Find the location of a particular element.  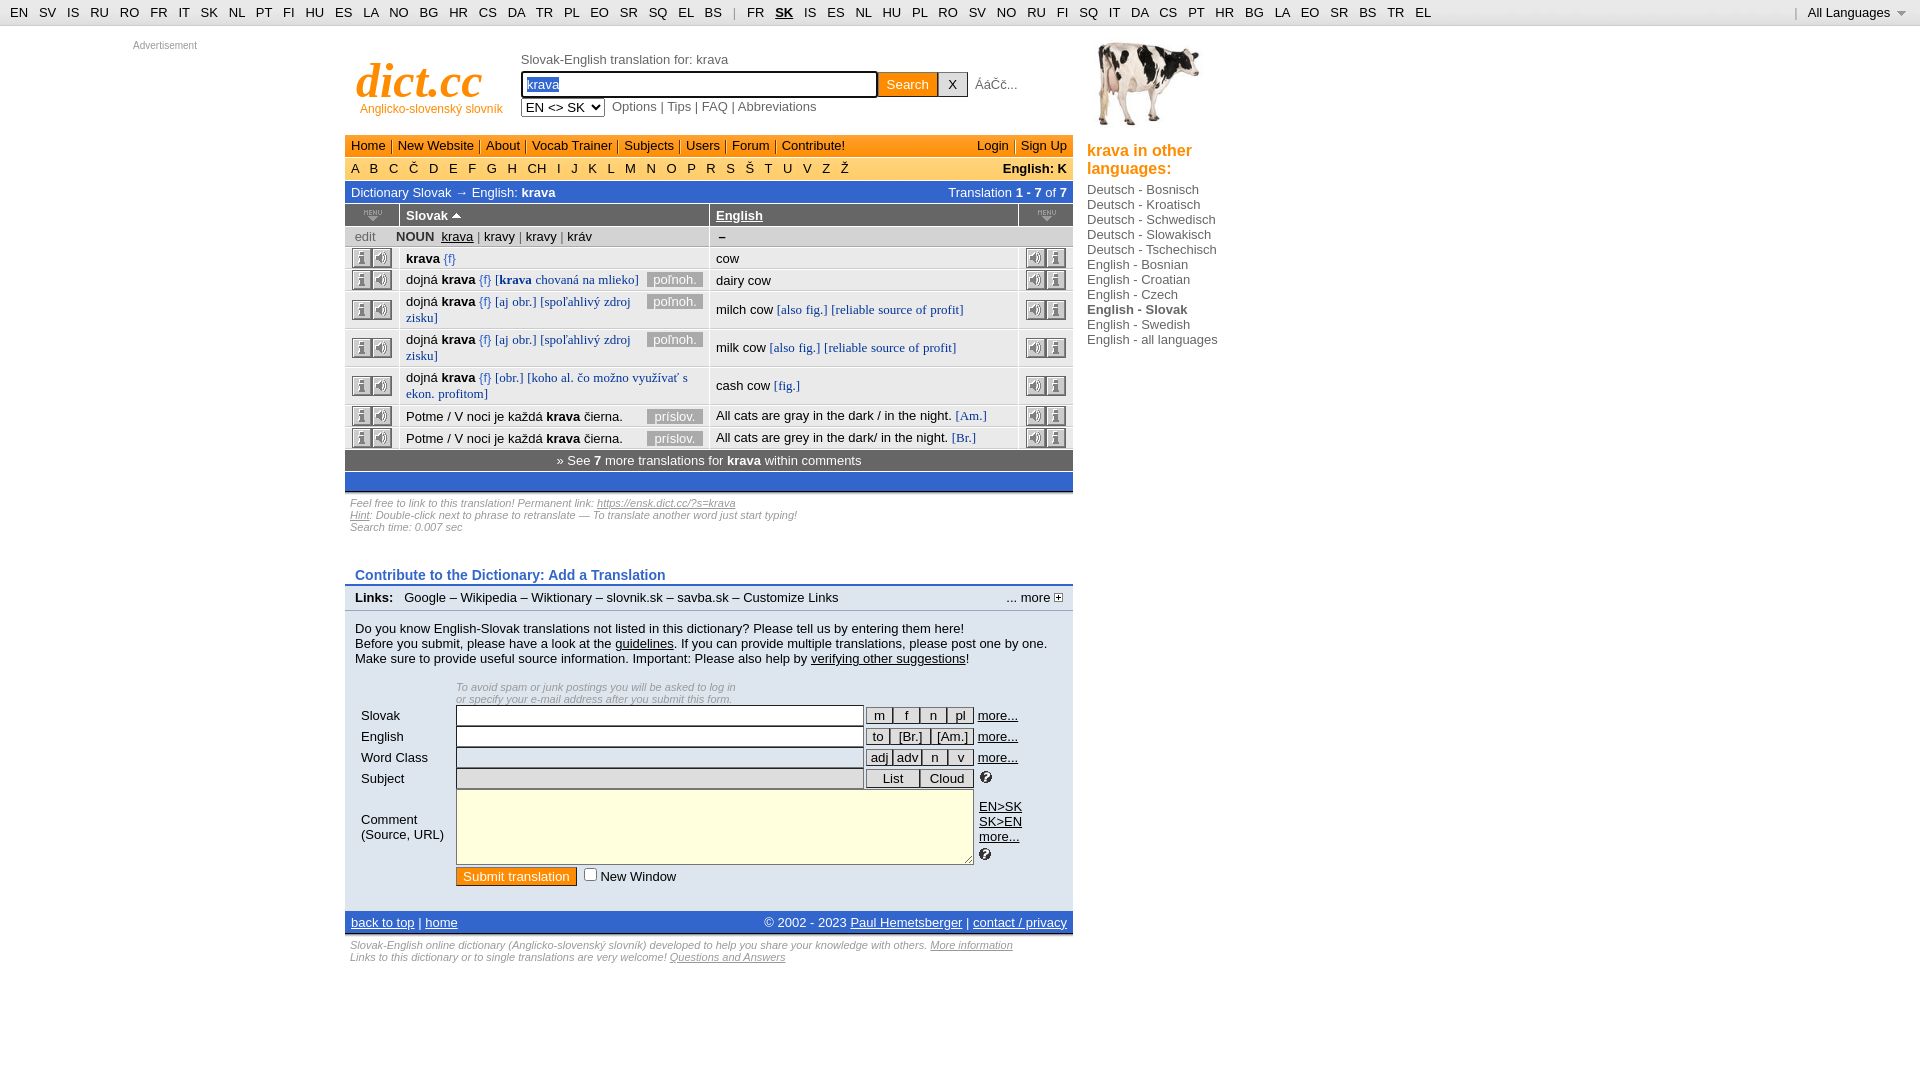

'EL' is located at coordinates (685, 12).